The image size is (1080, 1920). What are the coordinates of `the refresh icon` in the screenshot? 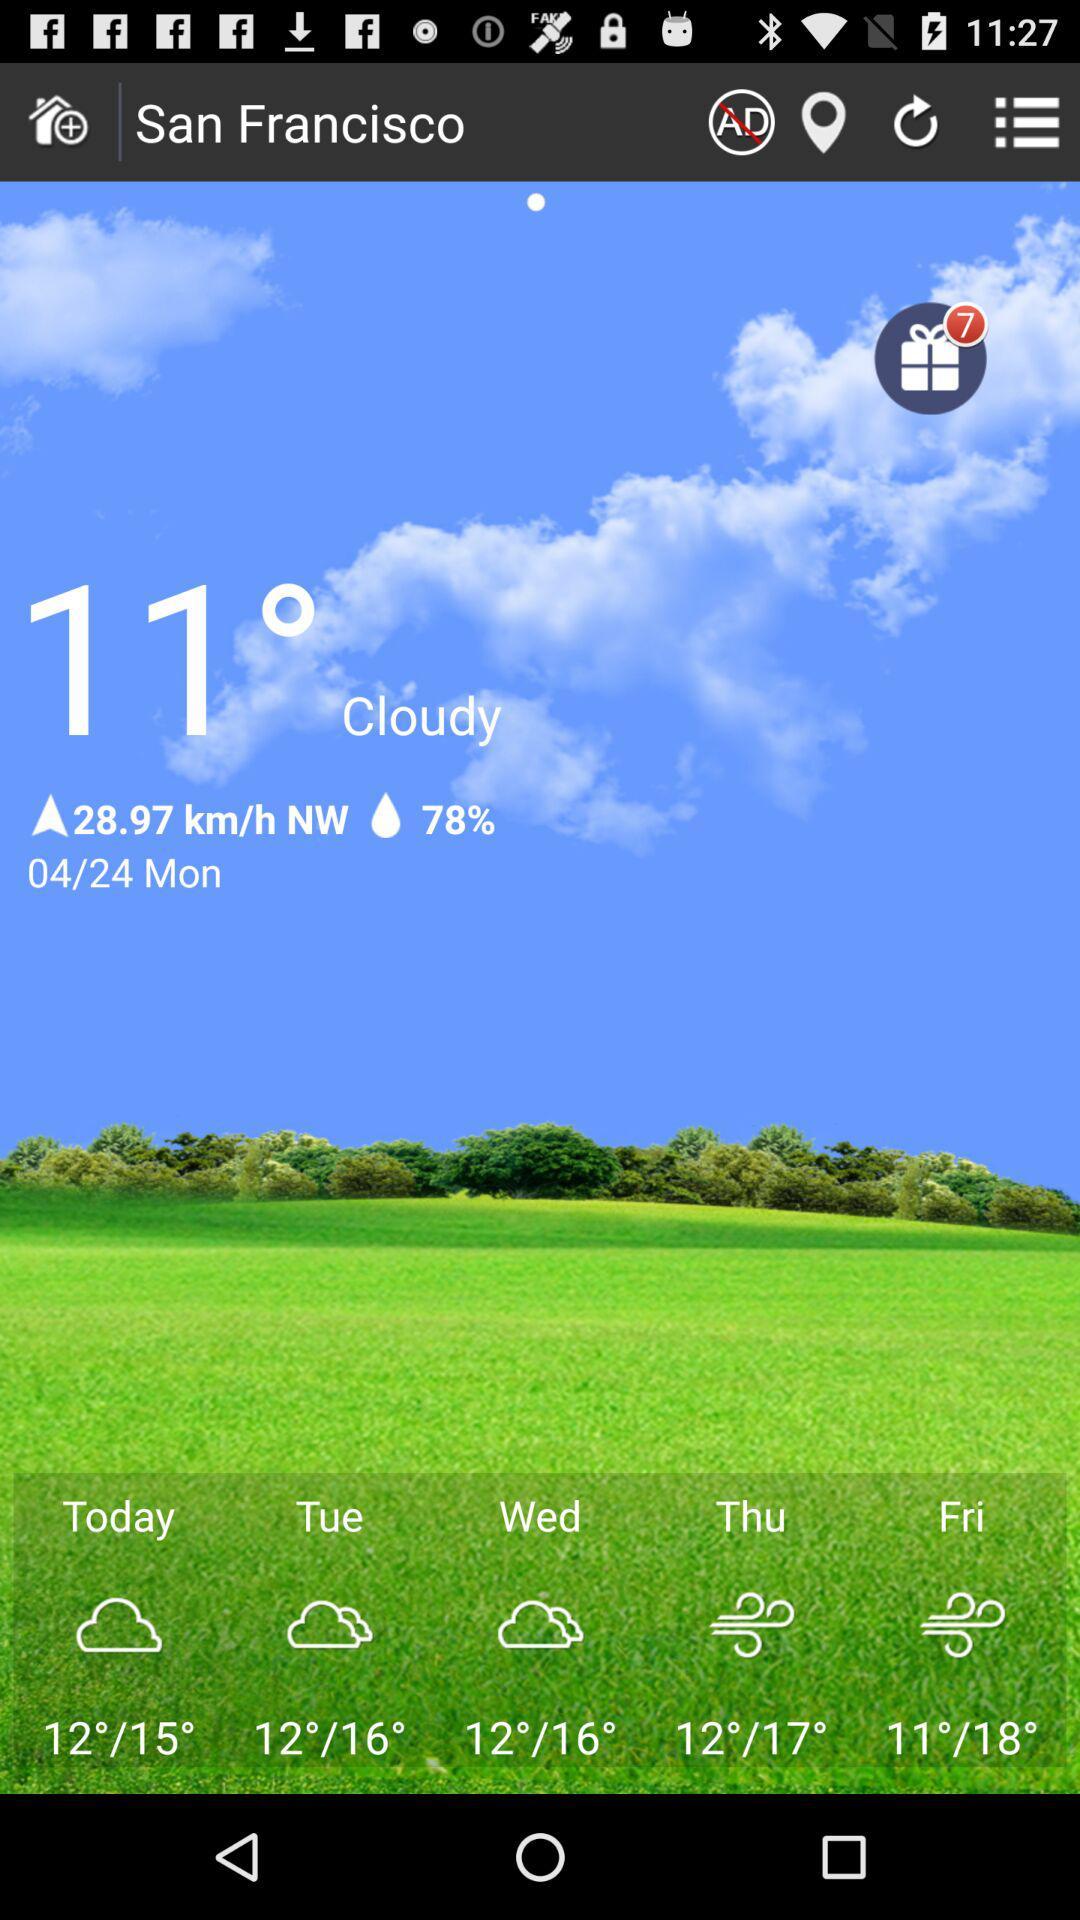 It's located at (915, 132).